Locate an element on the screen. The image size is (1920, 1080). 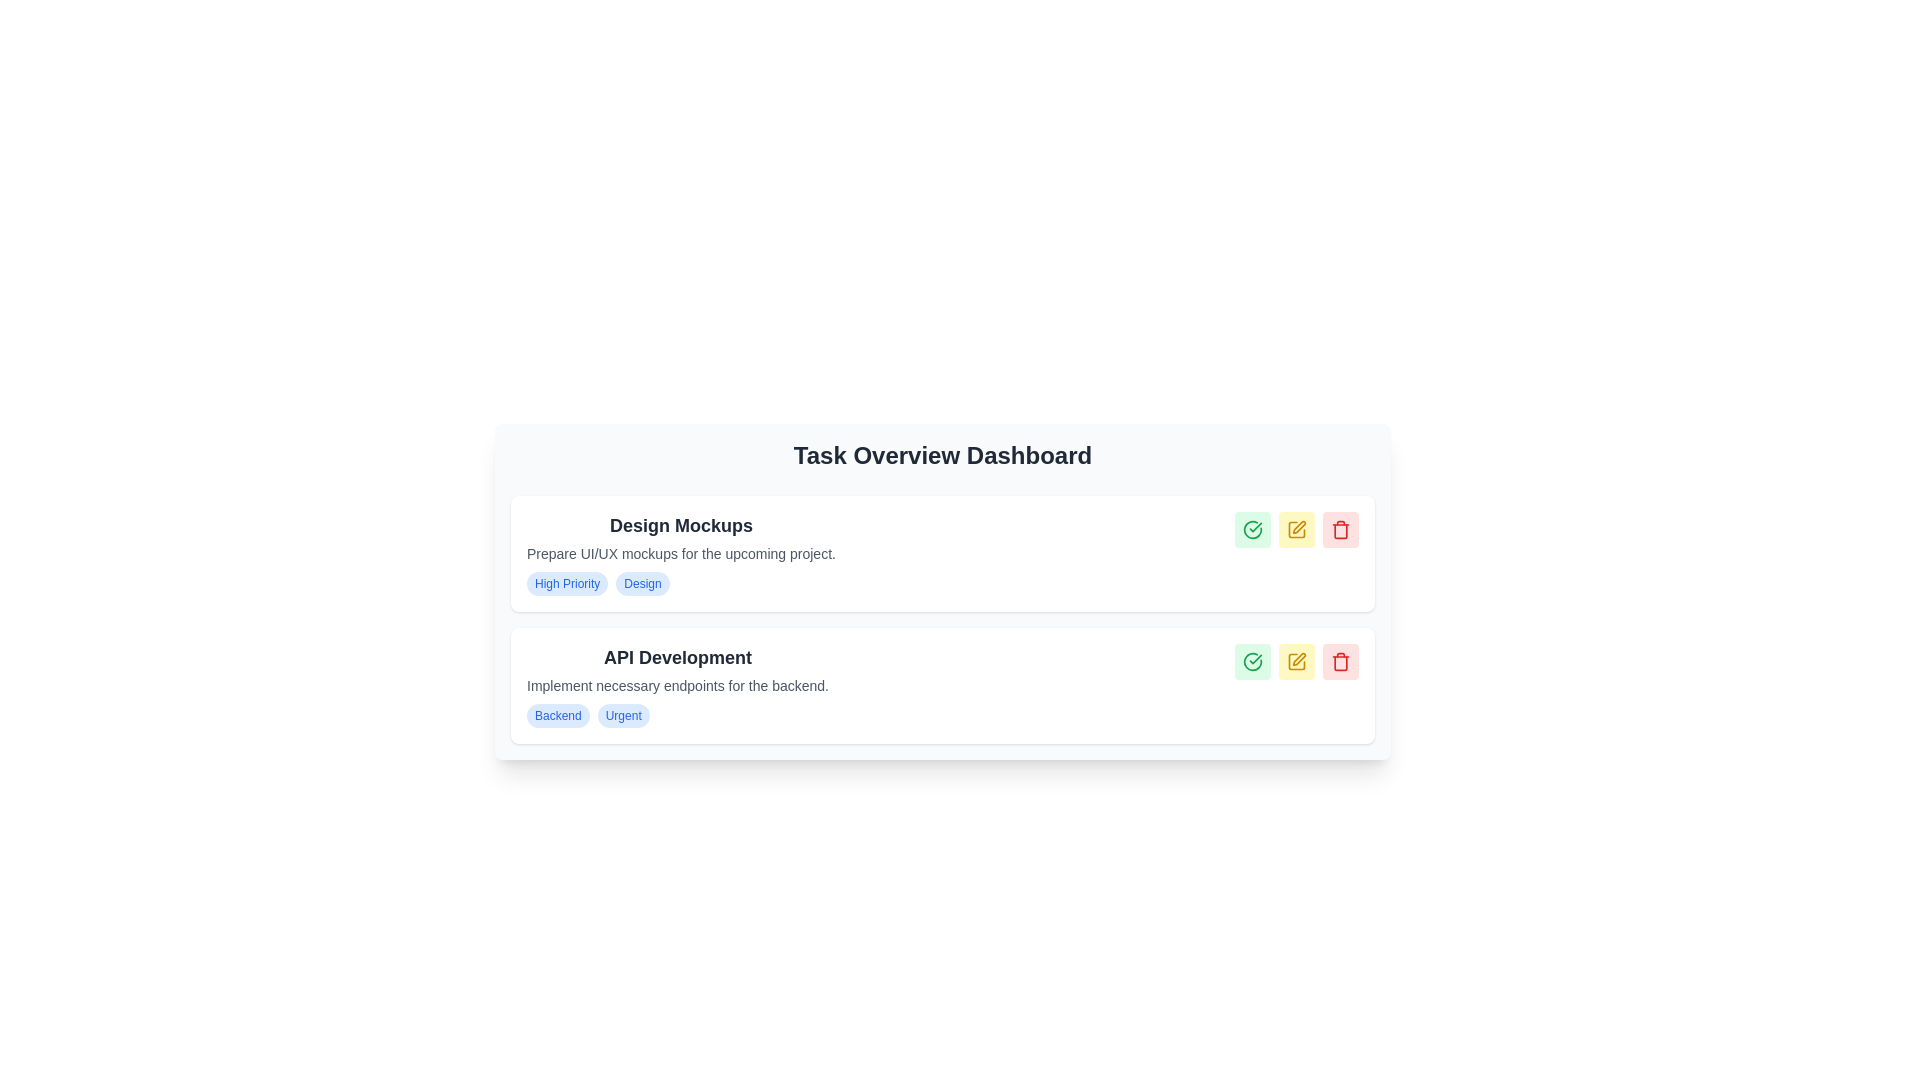
the yellow pencil icon button located in the top-right section of the 'Design Mockups' card is located at coordinates (1296, 528).